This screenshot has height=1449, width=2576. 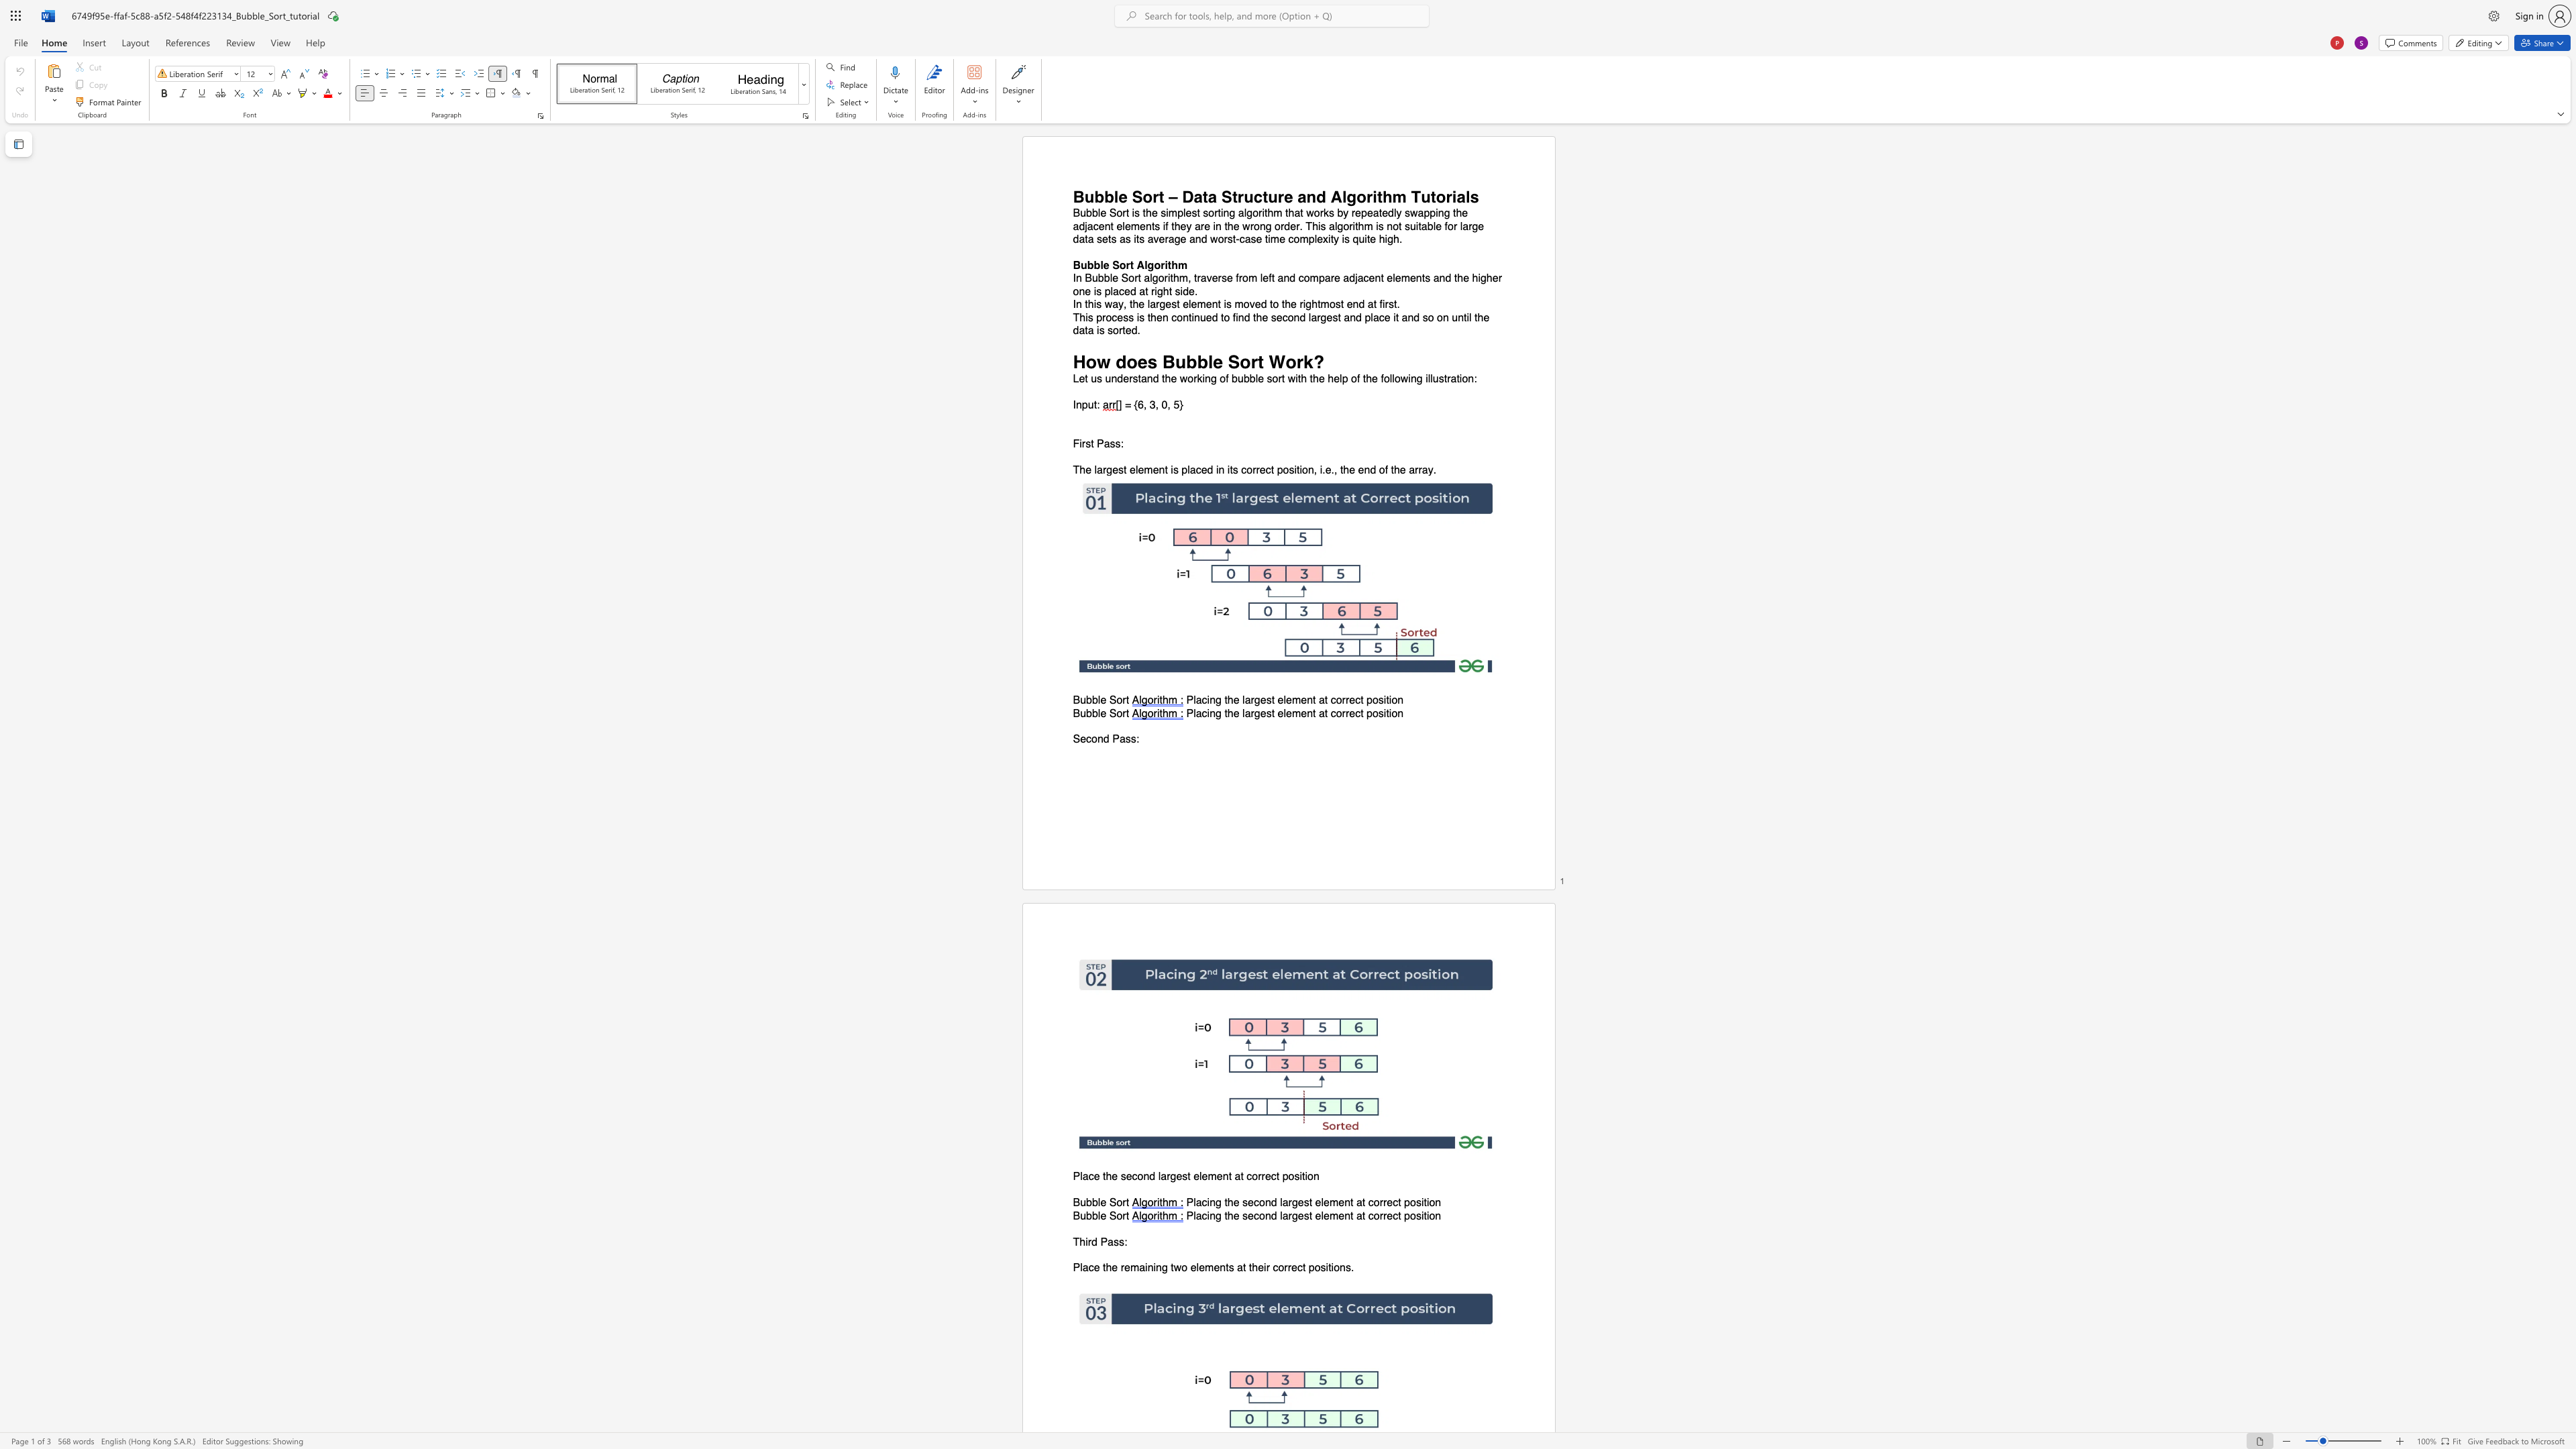 I want to click on the 1th character "h" in the text, so click(x=1173, y=264).